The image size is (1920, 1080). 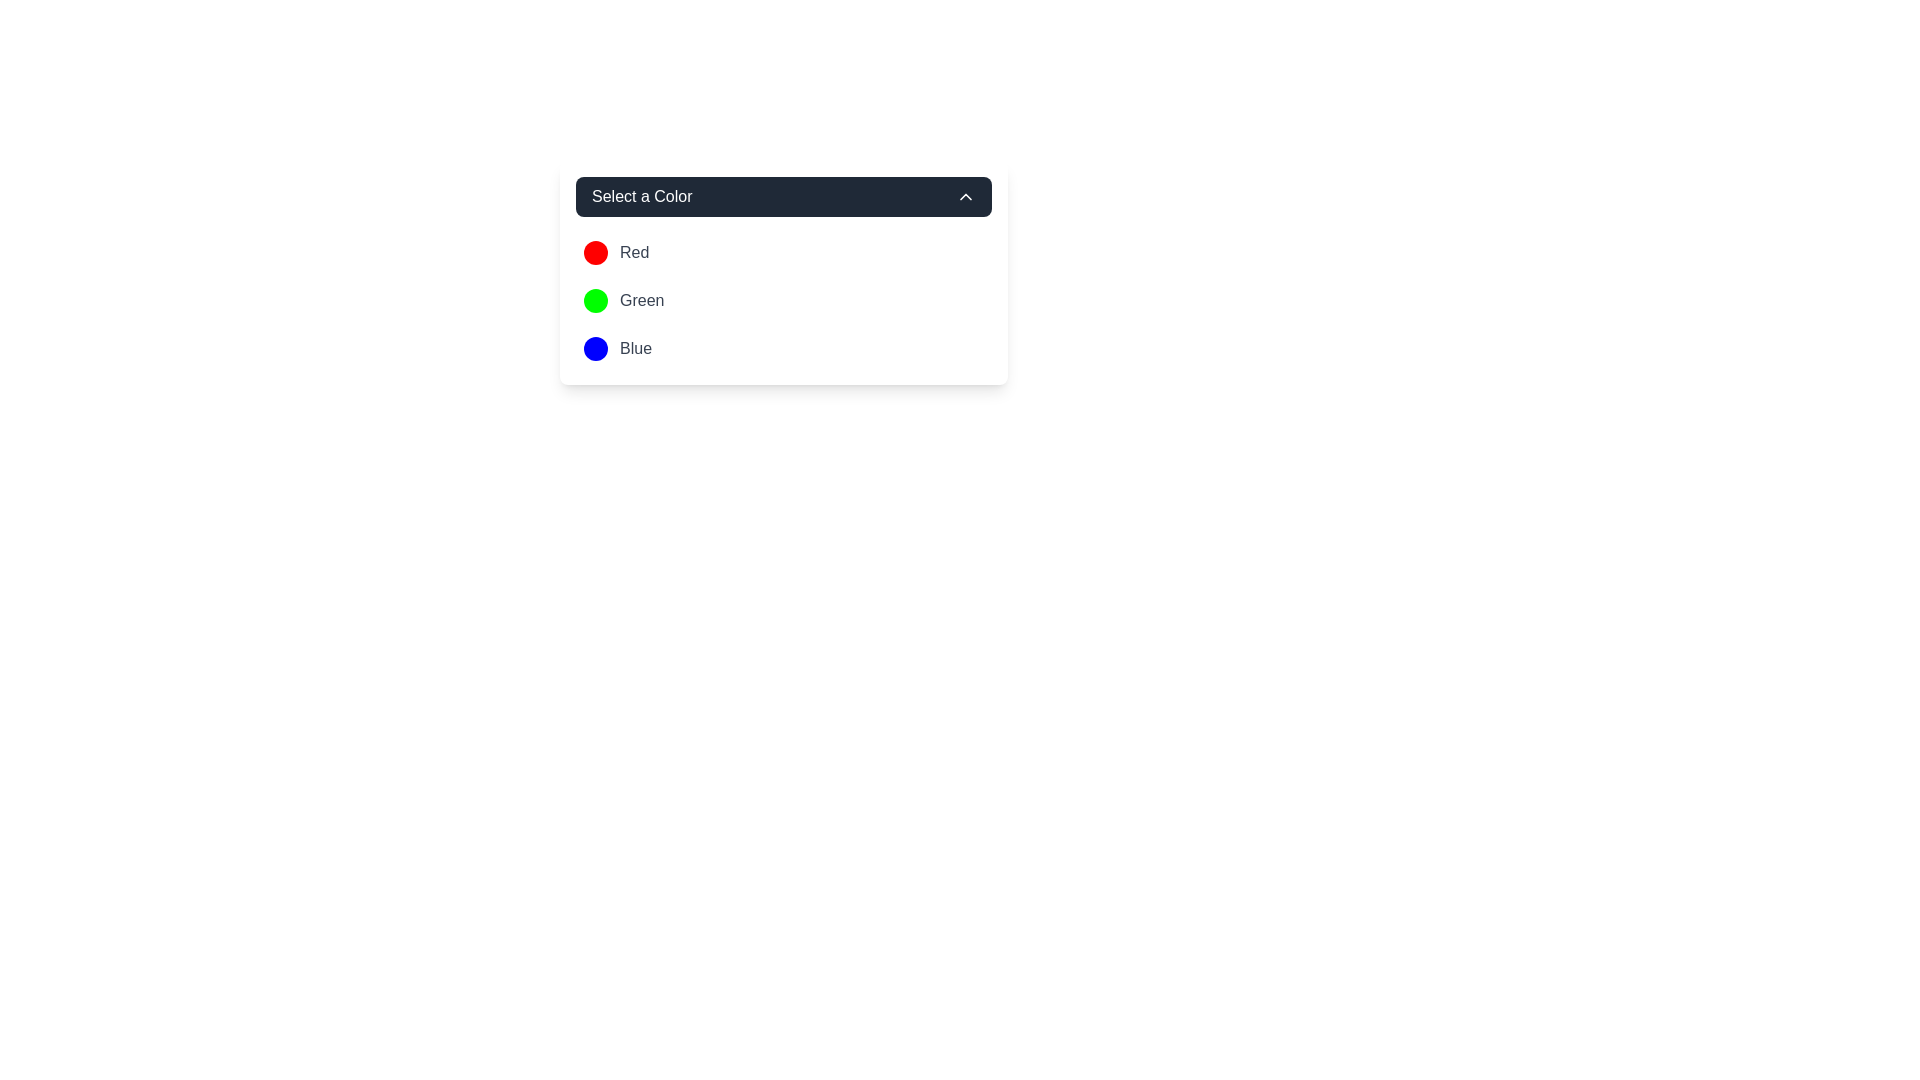 I want to click on keyboard navigation, so click(x=623, y=300).